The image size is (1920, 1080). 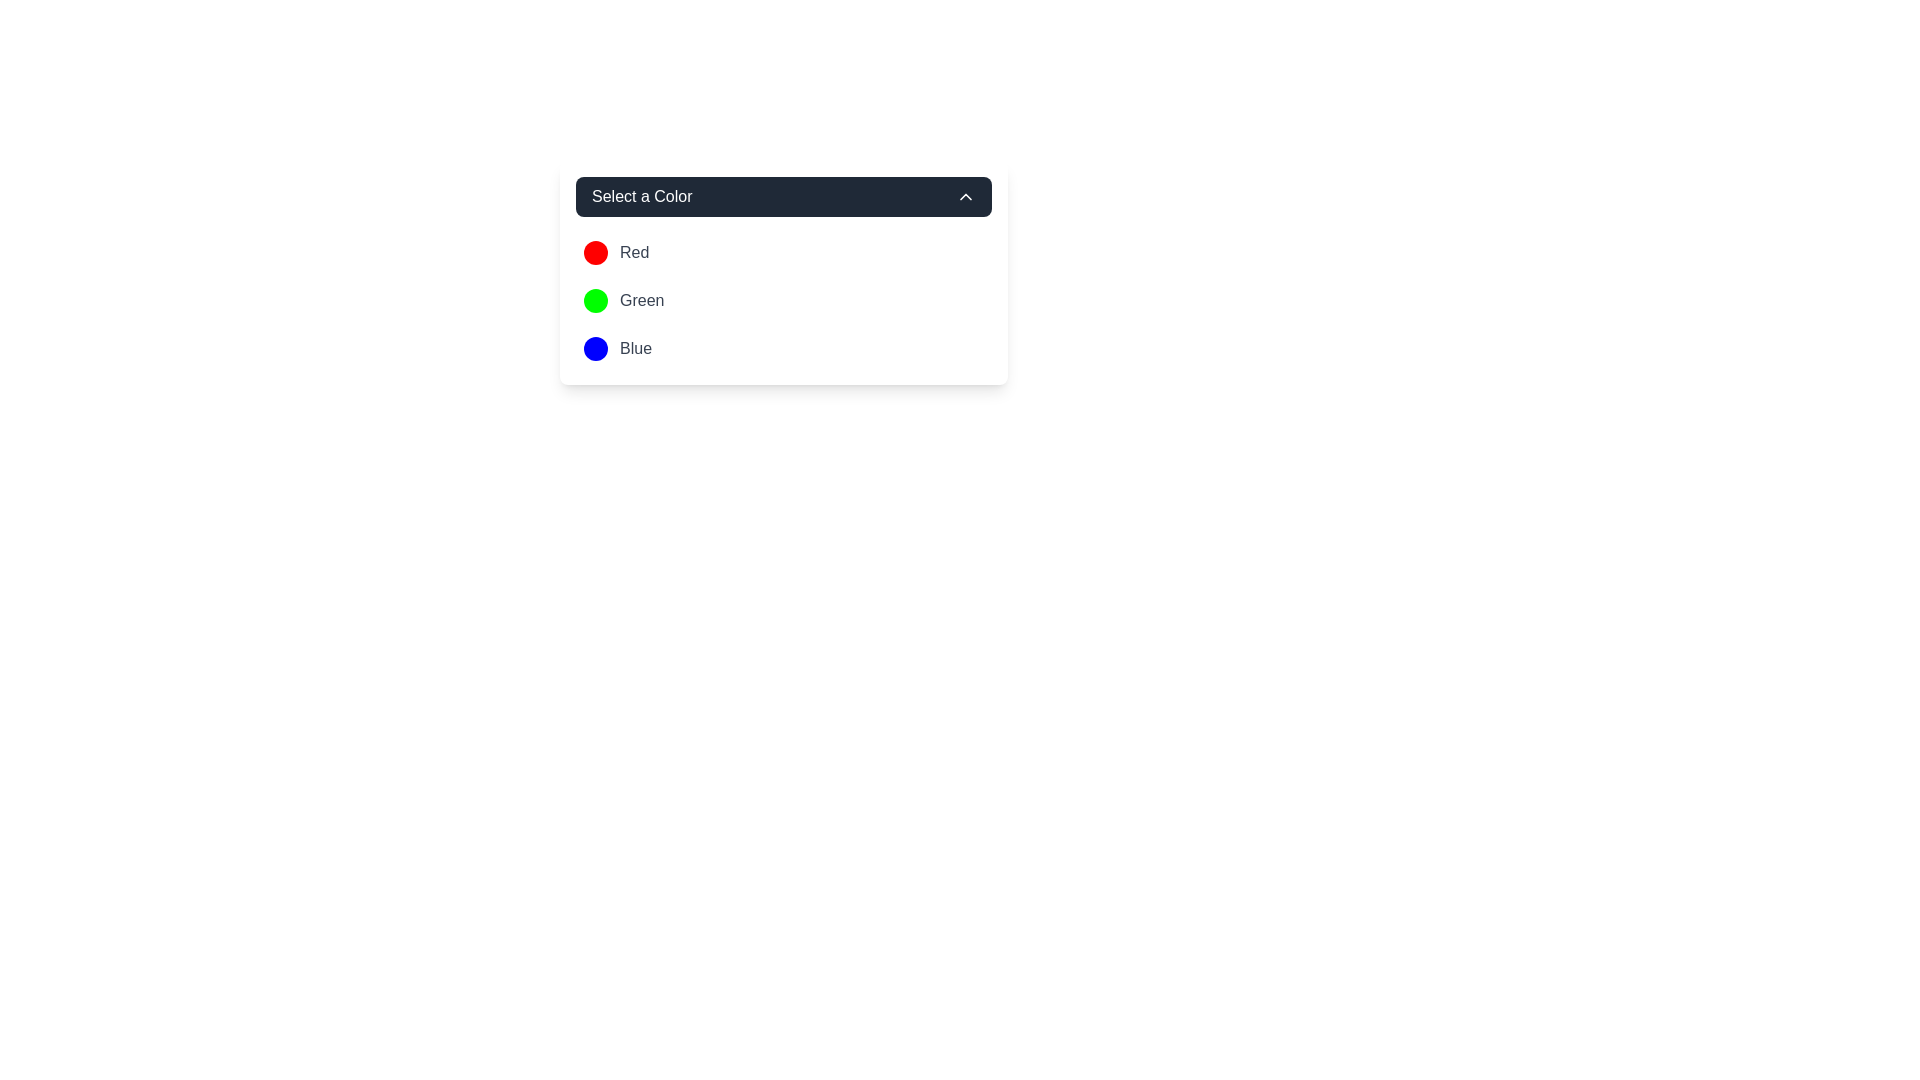 I want to click on keyboard navigation, so click(x=623, y=300).